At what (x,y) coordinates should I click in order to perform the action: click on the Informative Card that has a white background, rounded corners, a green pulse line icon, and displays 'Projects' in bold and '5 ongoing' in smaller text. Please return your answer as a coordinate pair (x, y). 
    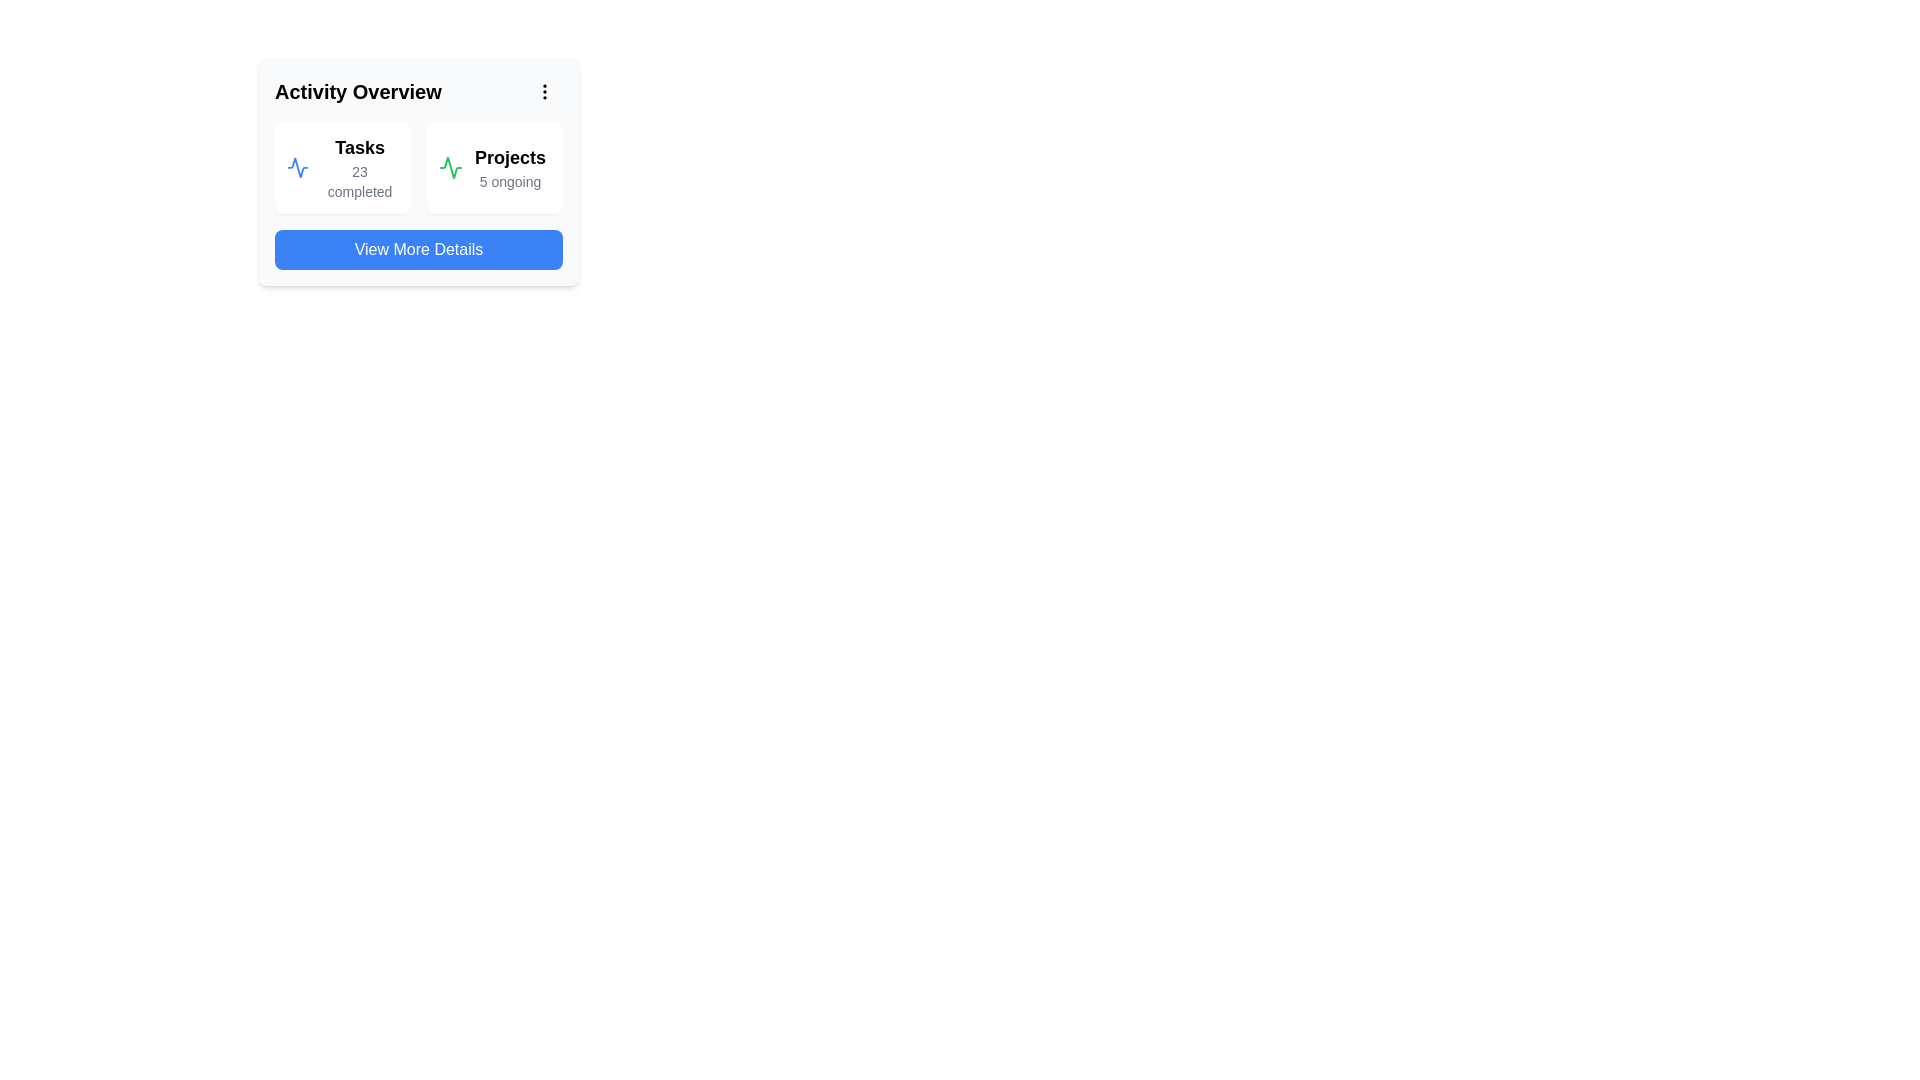
    Looking at the image, I should click on (494, 167).